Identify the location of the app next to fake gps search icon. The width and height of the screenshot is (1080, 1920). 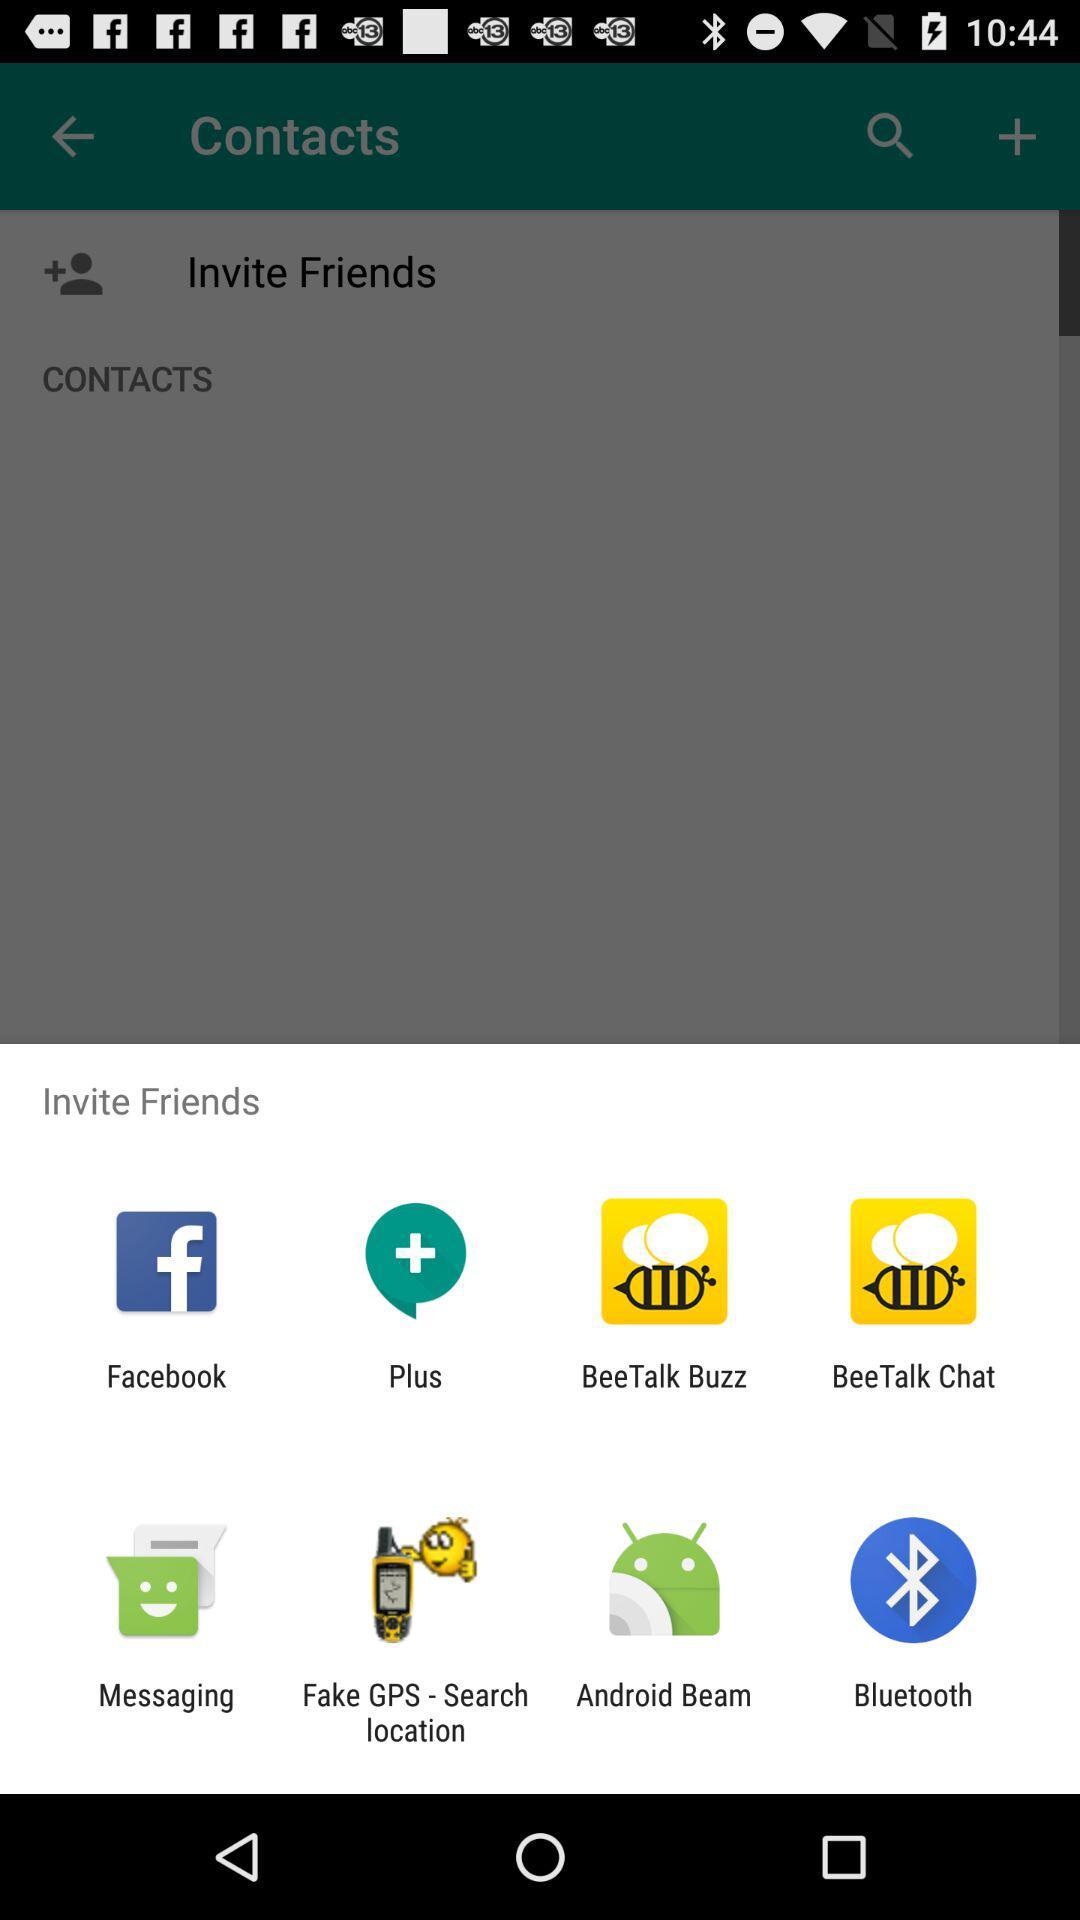
(664, 1711).